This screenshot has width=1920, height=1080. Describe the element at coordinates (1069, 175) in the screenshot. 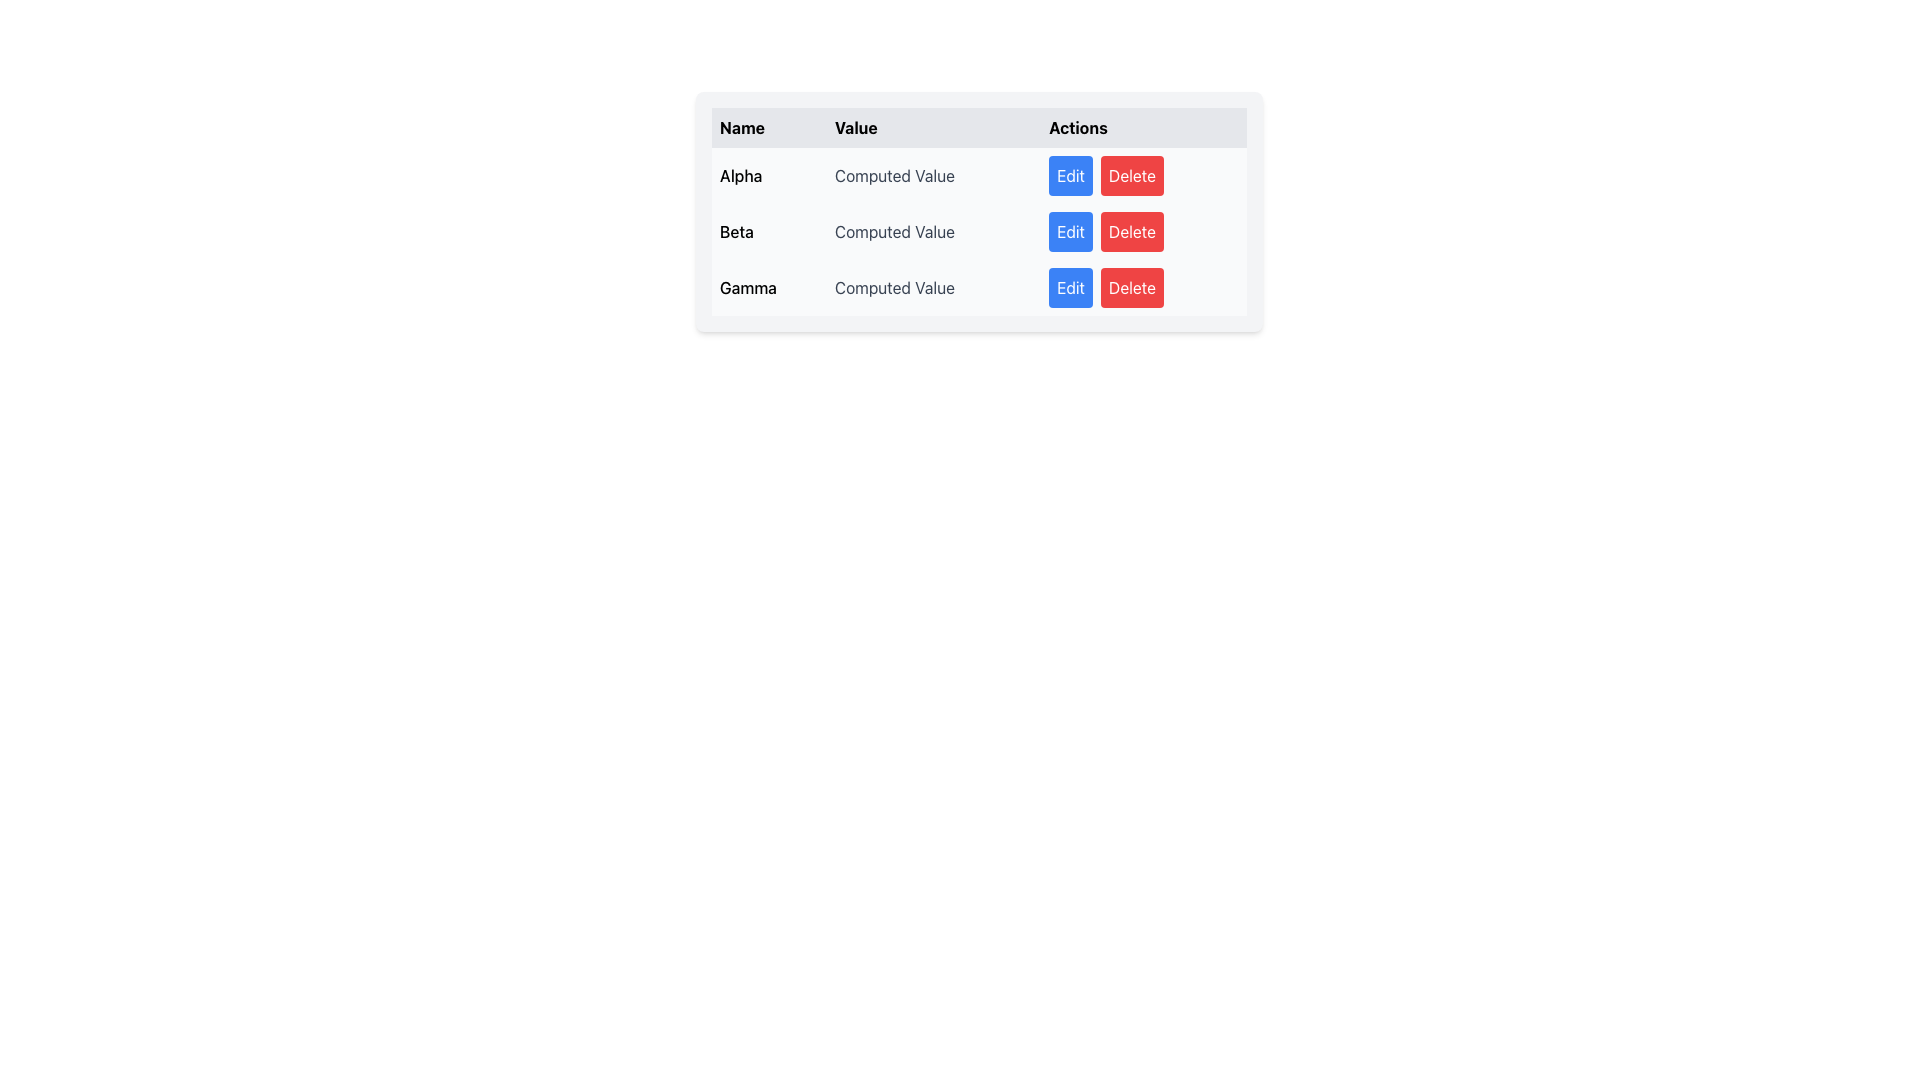

I see `the 'Edit' button, which is a rectangular button with rounded corners, a blue background, and white text in the 'Actions' column of a table layout, corresponding to the 'Alpha' row` at that location.